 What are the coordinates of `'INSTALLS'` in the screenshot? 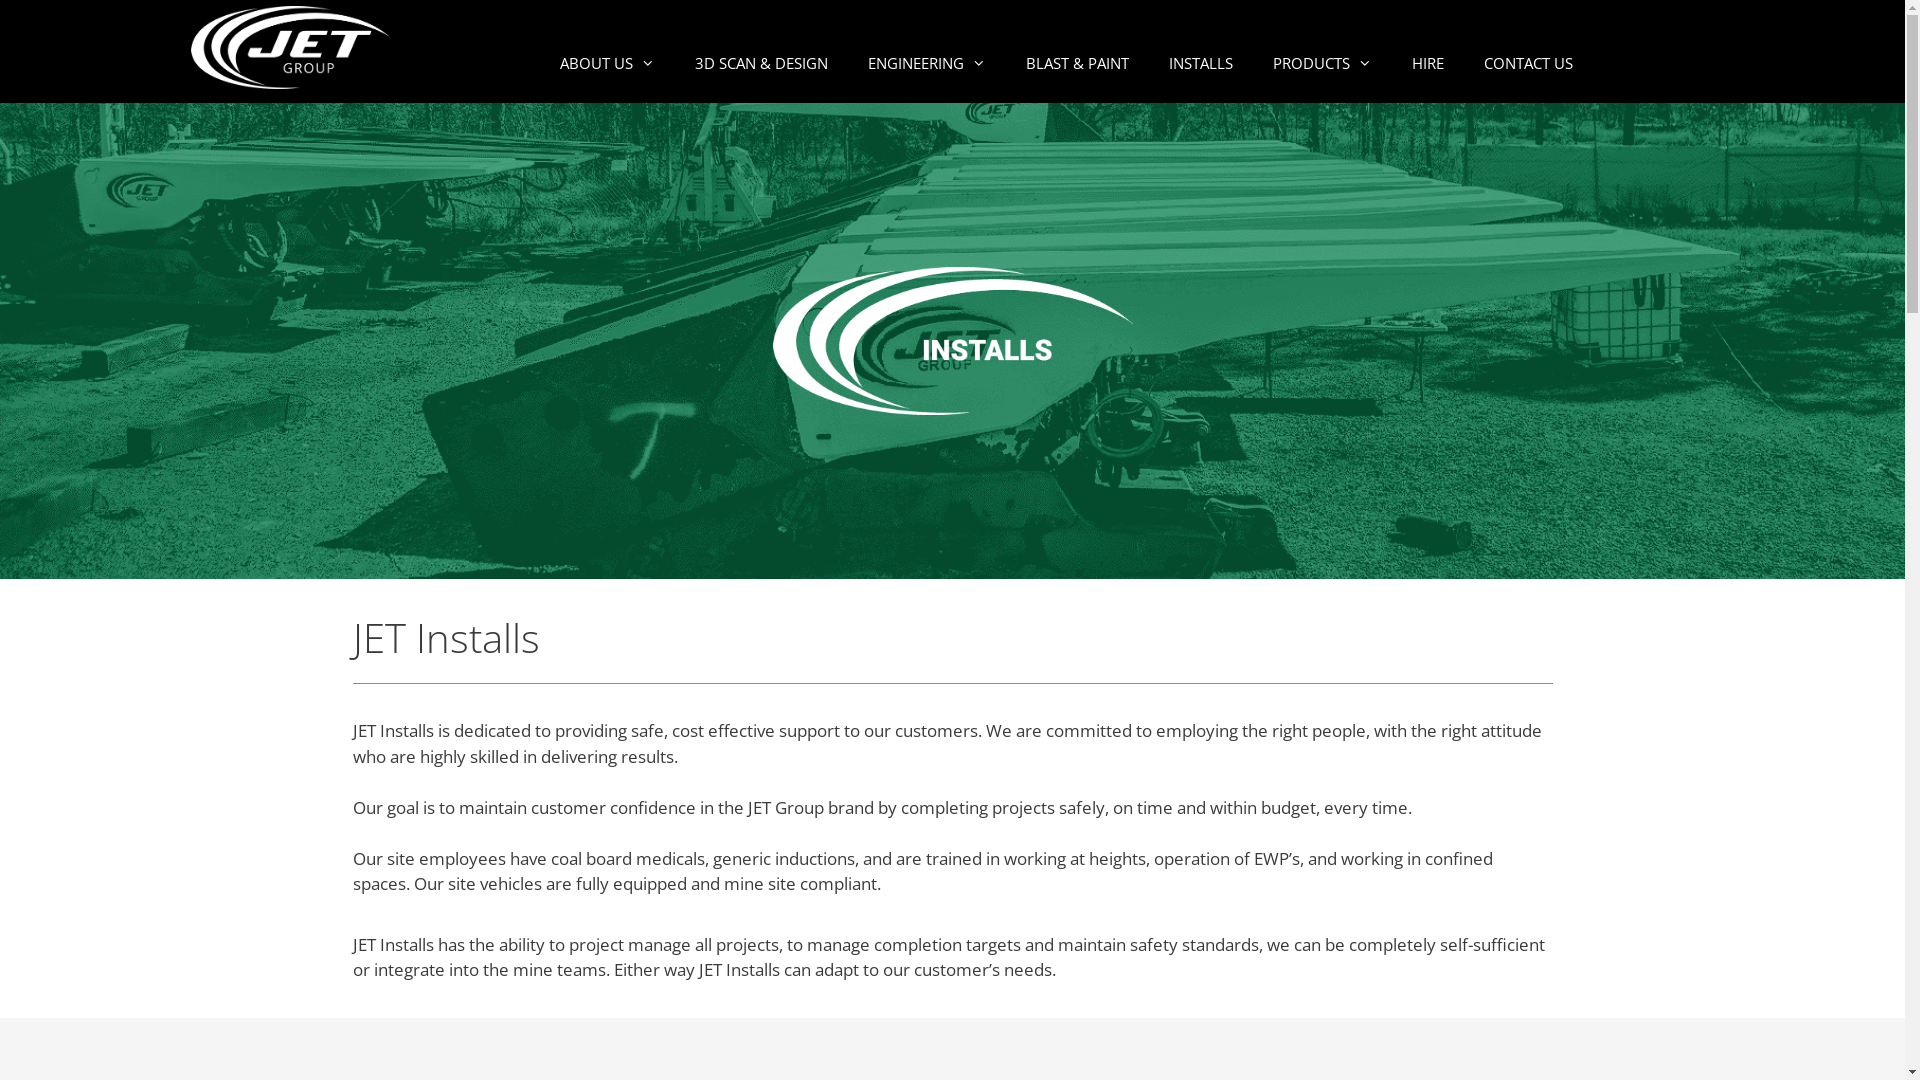 It's located at (1200, 61).